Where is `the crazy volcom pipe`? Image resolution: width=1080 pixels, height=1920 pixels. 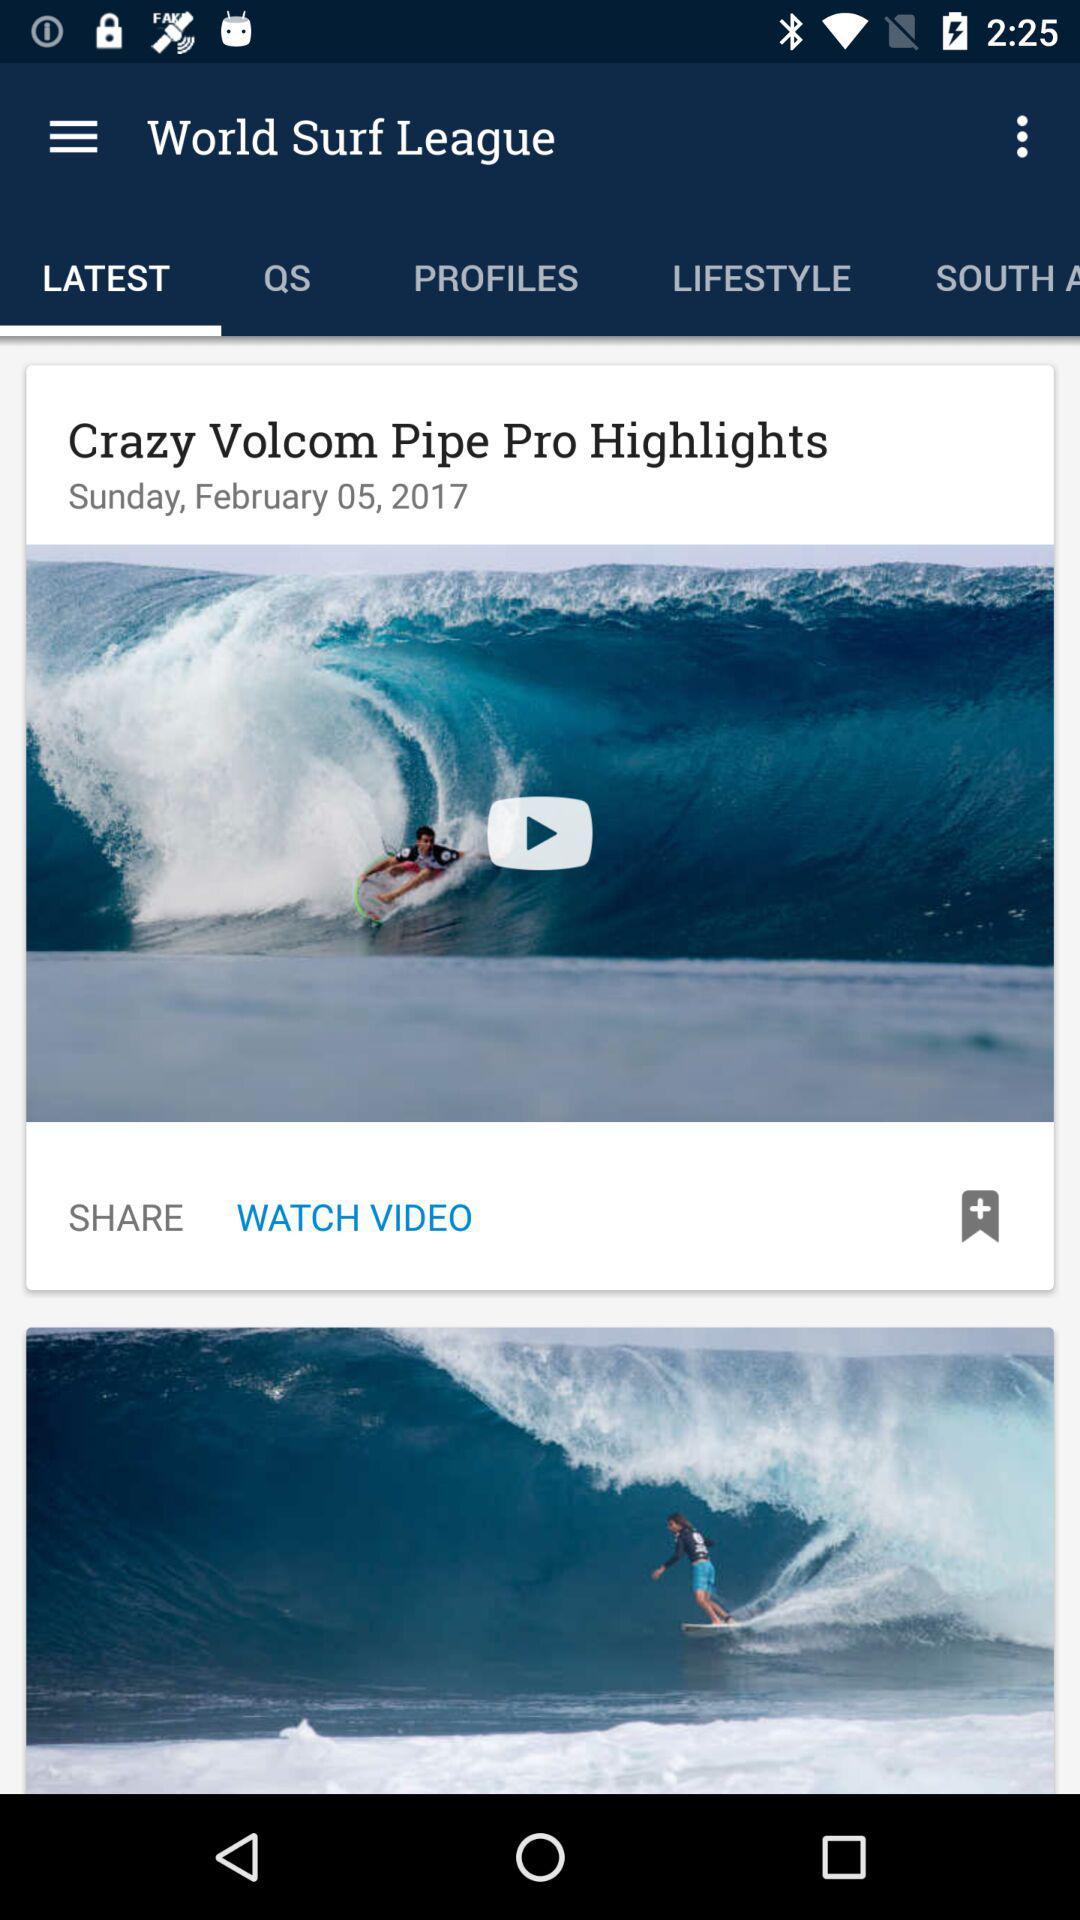
the crazy volcom pipe is located at coordinates (447, 438).